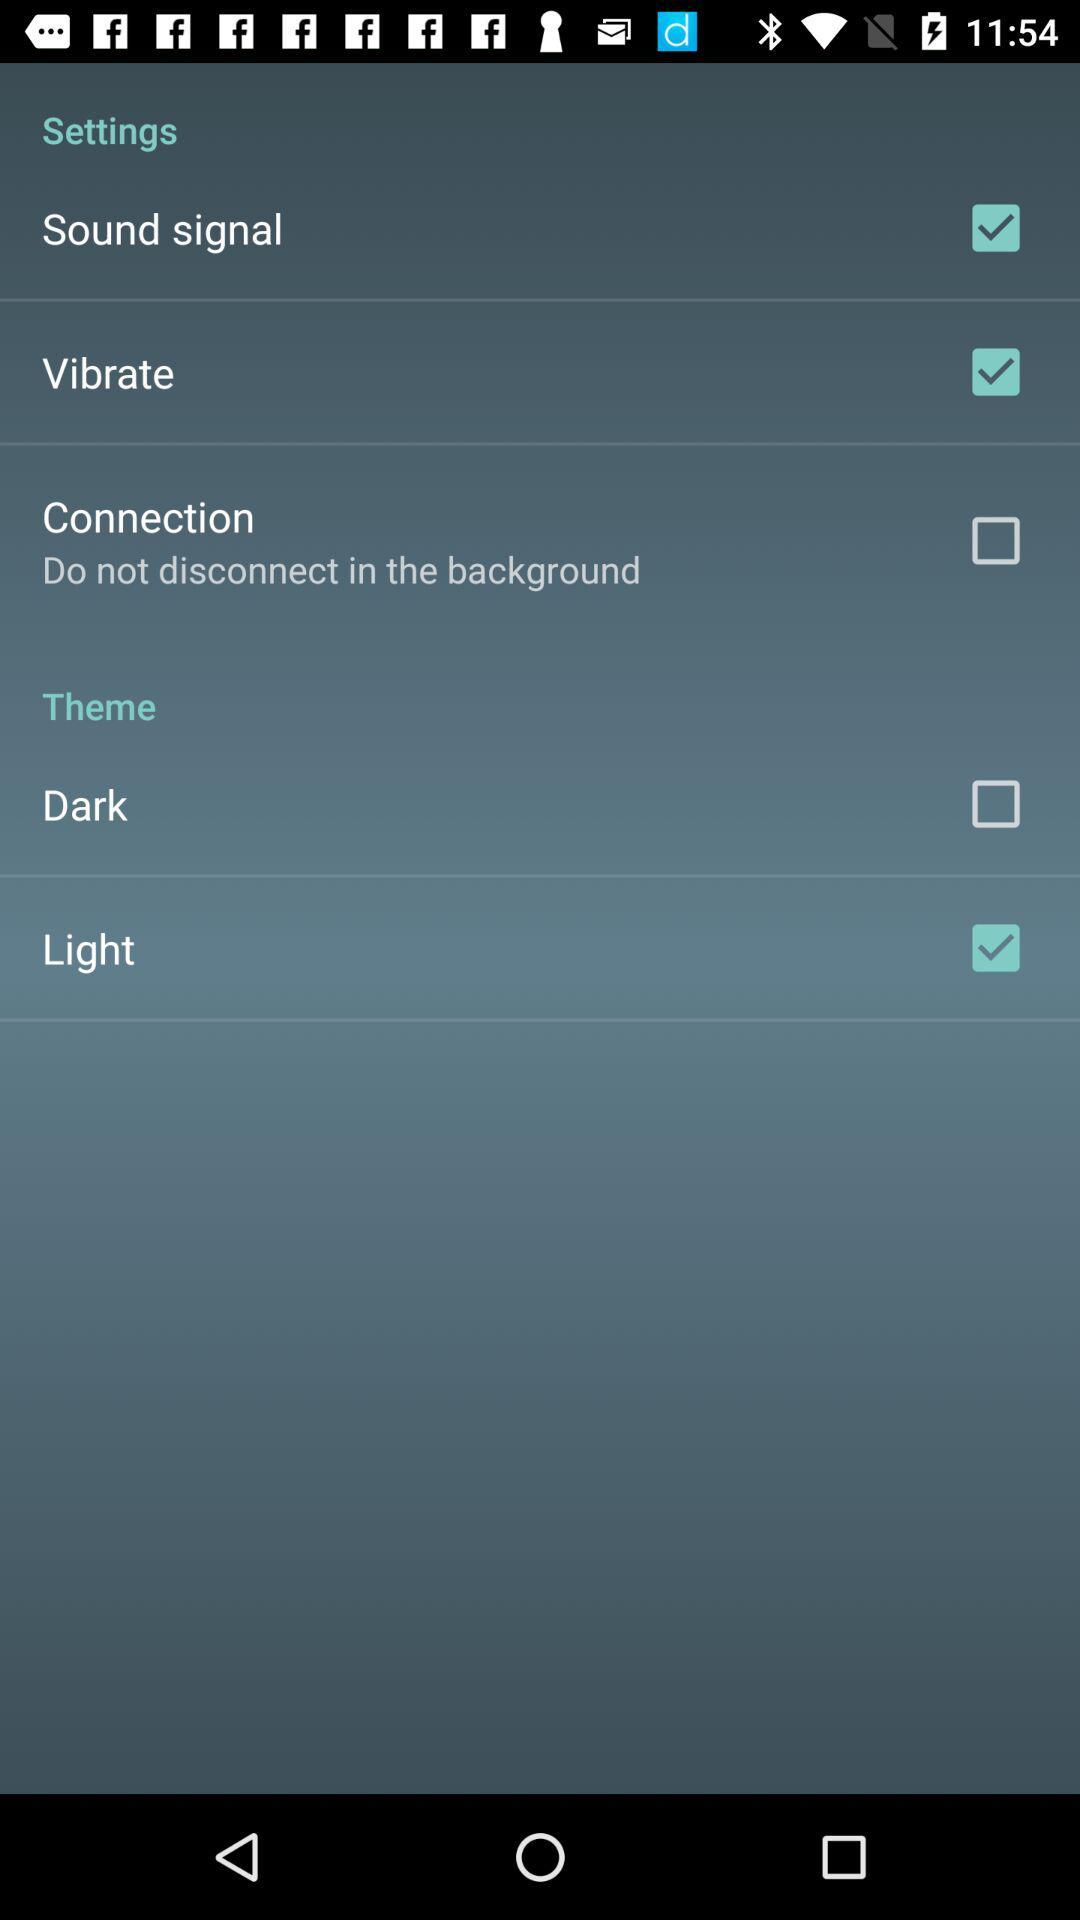 This screenshot has height=1920, width=1080. What do you see at coordinates (147, 515) in the screenshot?
I see `item above do not disconnect app` at bounding box center [147, 515].